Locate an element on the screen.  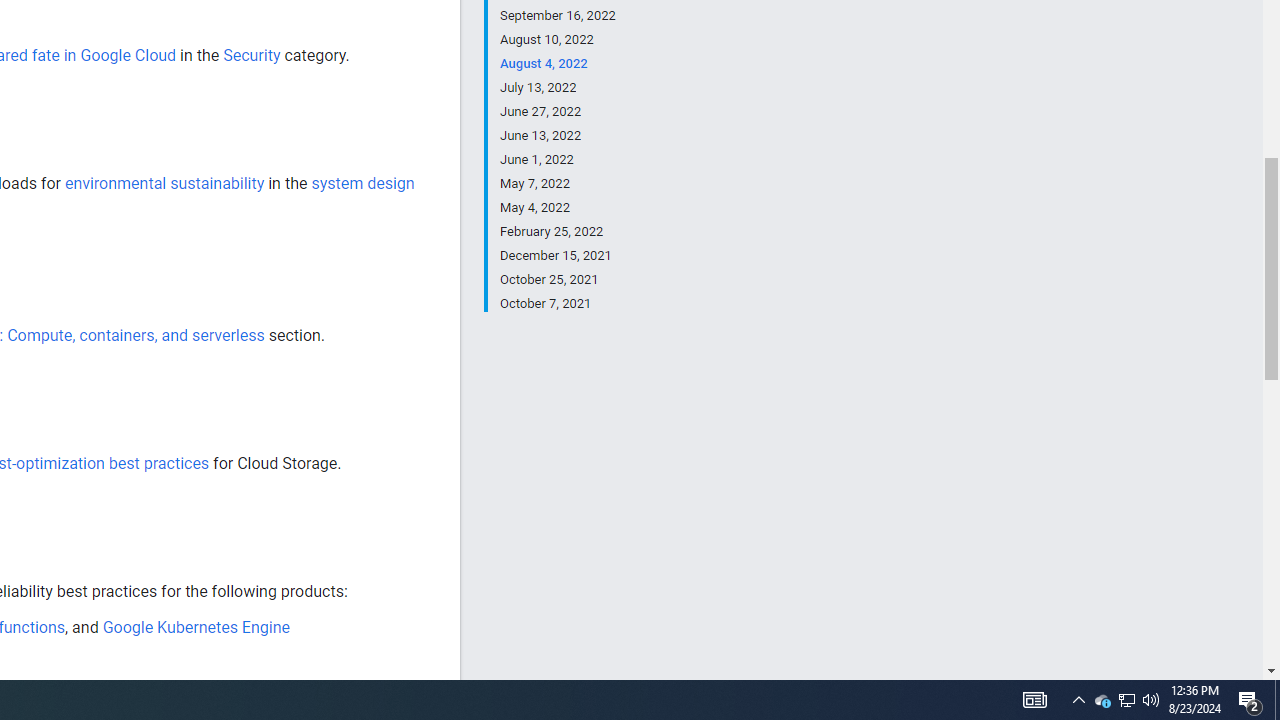
'February 25, 2022' is located at coordinates (557, 231).